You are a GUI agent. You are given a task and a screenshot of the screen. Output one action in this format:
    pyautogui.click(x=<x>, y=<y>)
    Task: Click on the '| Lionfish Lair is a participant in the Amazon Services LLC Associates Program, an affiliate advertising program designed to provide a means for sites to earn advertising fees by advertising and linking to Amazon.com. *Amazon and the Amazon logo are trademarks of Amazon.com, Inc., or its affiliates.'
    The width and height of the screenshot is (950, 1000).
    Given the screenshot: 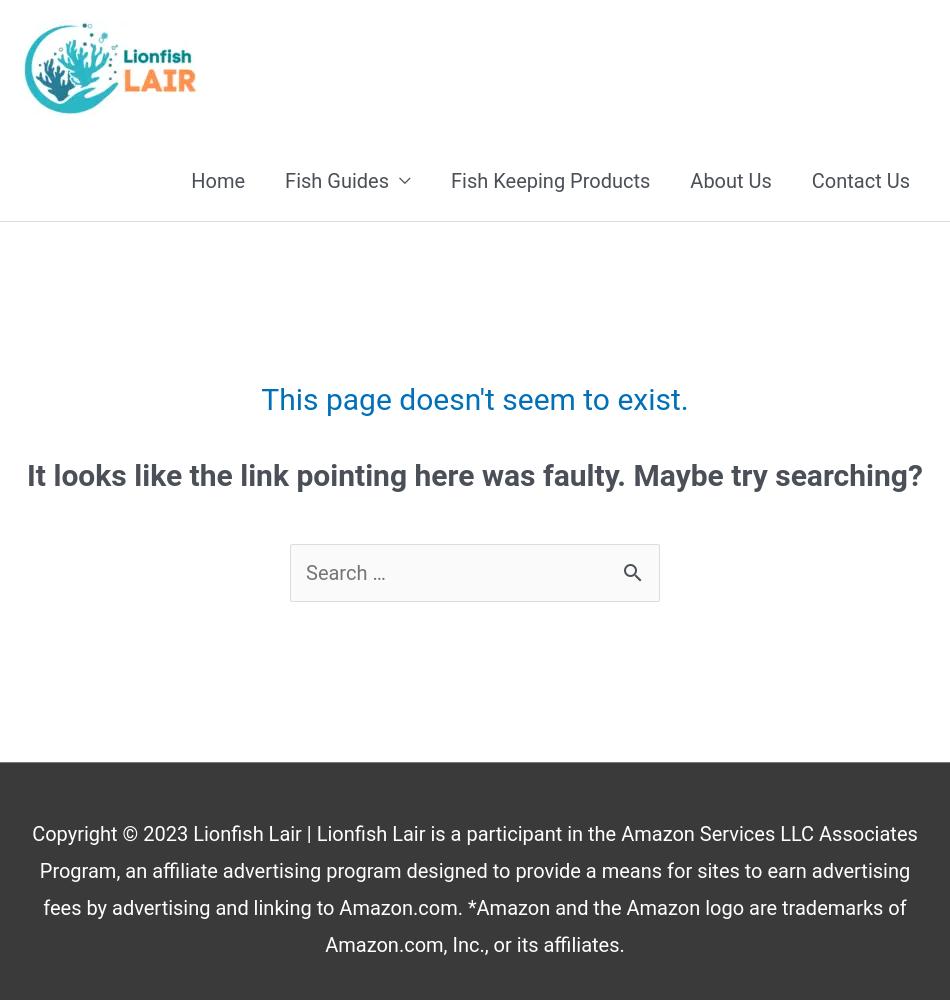 What is the action you would take?
    pyautogui.click(x=39, y=889)
    